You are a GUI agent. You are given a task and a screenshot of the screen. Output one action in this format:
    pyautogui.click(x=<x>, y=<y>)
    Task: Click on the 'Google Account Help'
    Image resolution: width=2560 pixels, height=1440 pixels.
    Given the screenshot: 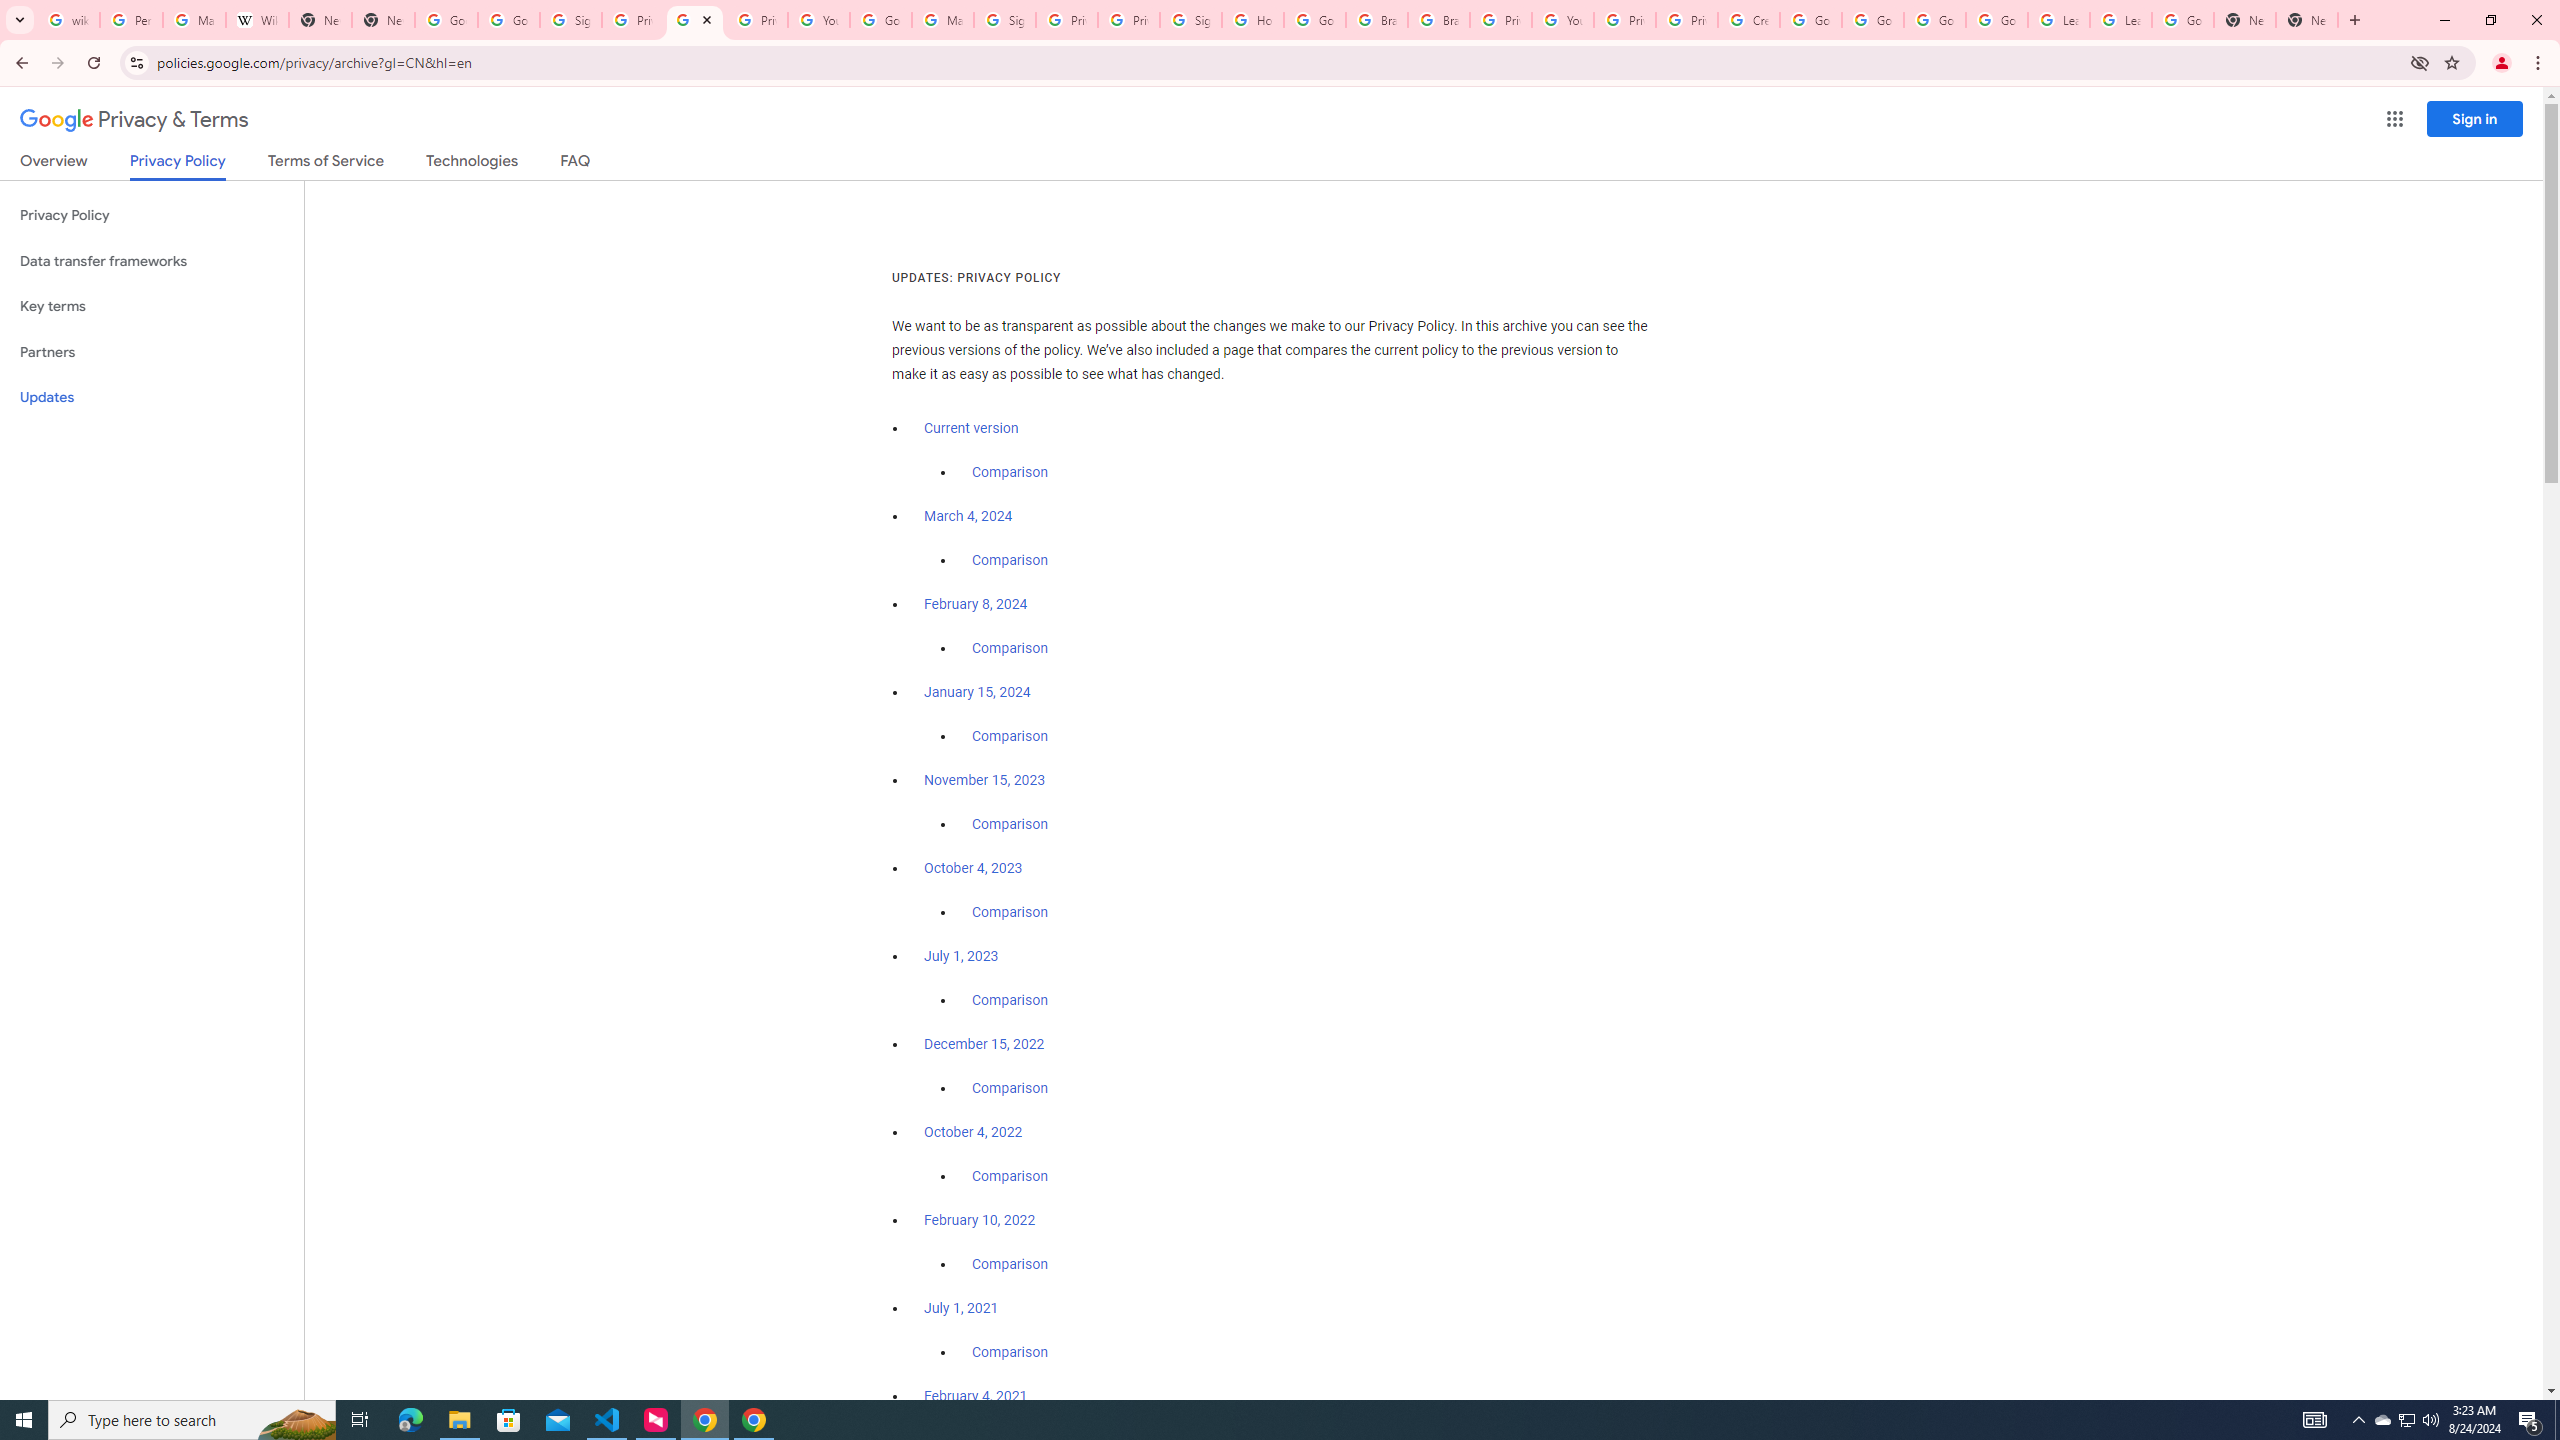 What is the action you would take?
    pyautogui.click(x=1810, y=19)
    